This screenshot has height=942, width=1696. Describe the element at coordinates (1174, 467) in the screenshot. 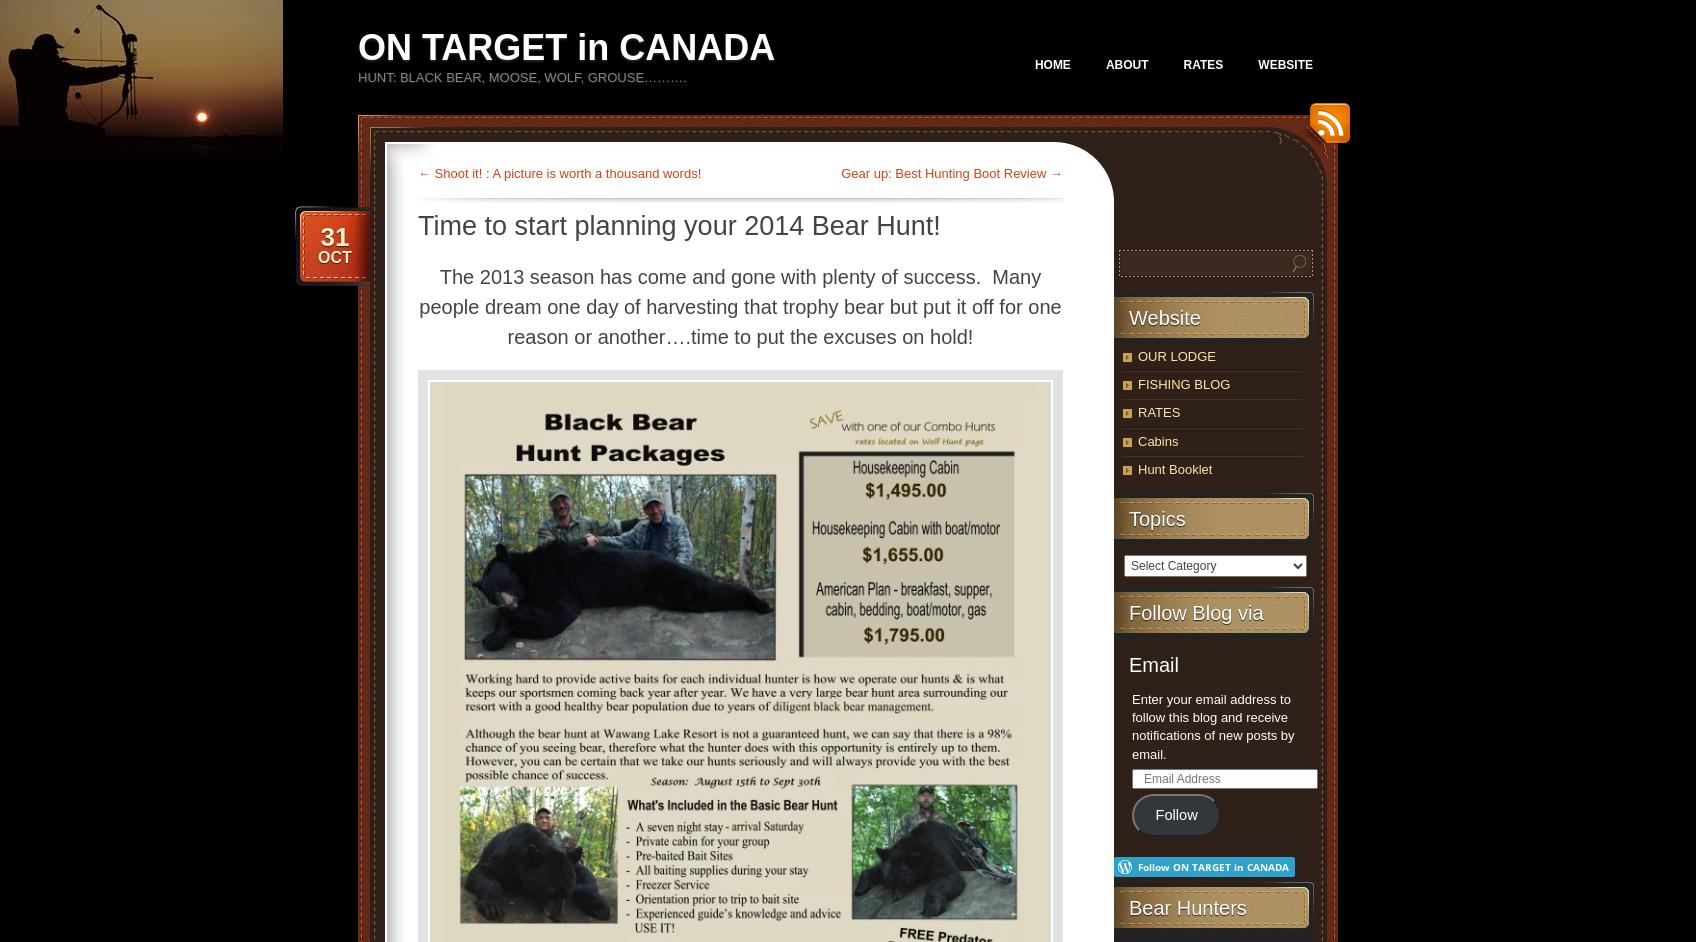

I see `'Hunt Booklet'` at that location.